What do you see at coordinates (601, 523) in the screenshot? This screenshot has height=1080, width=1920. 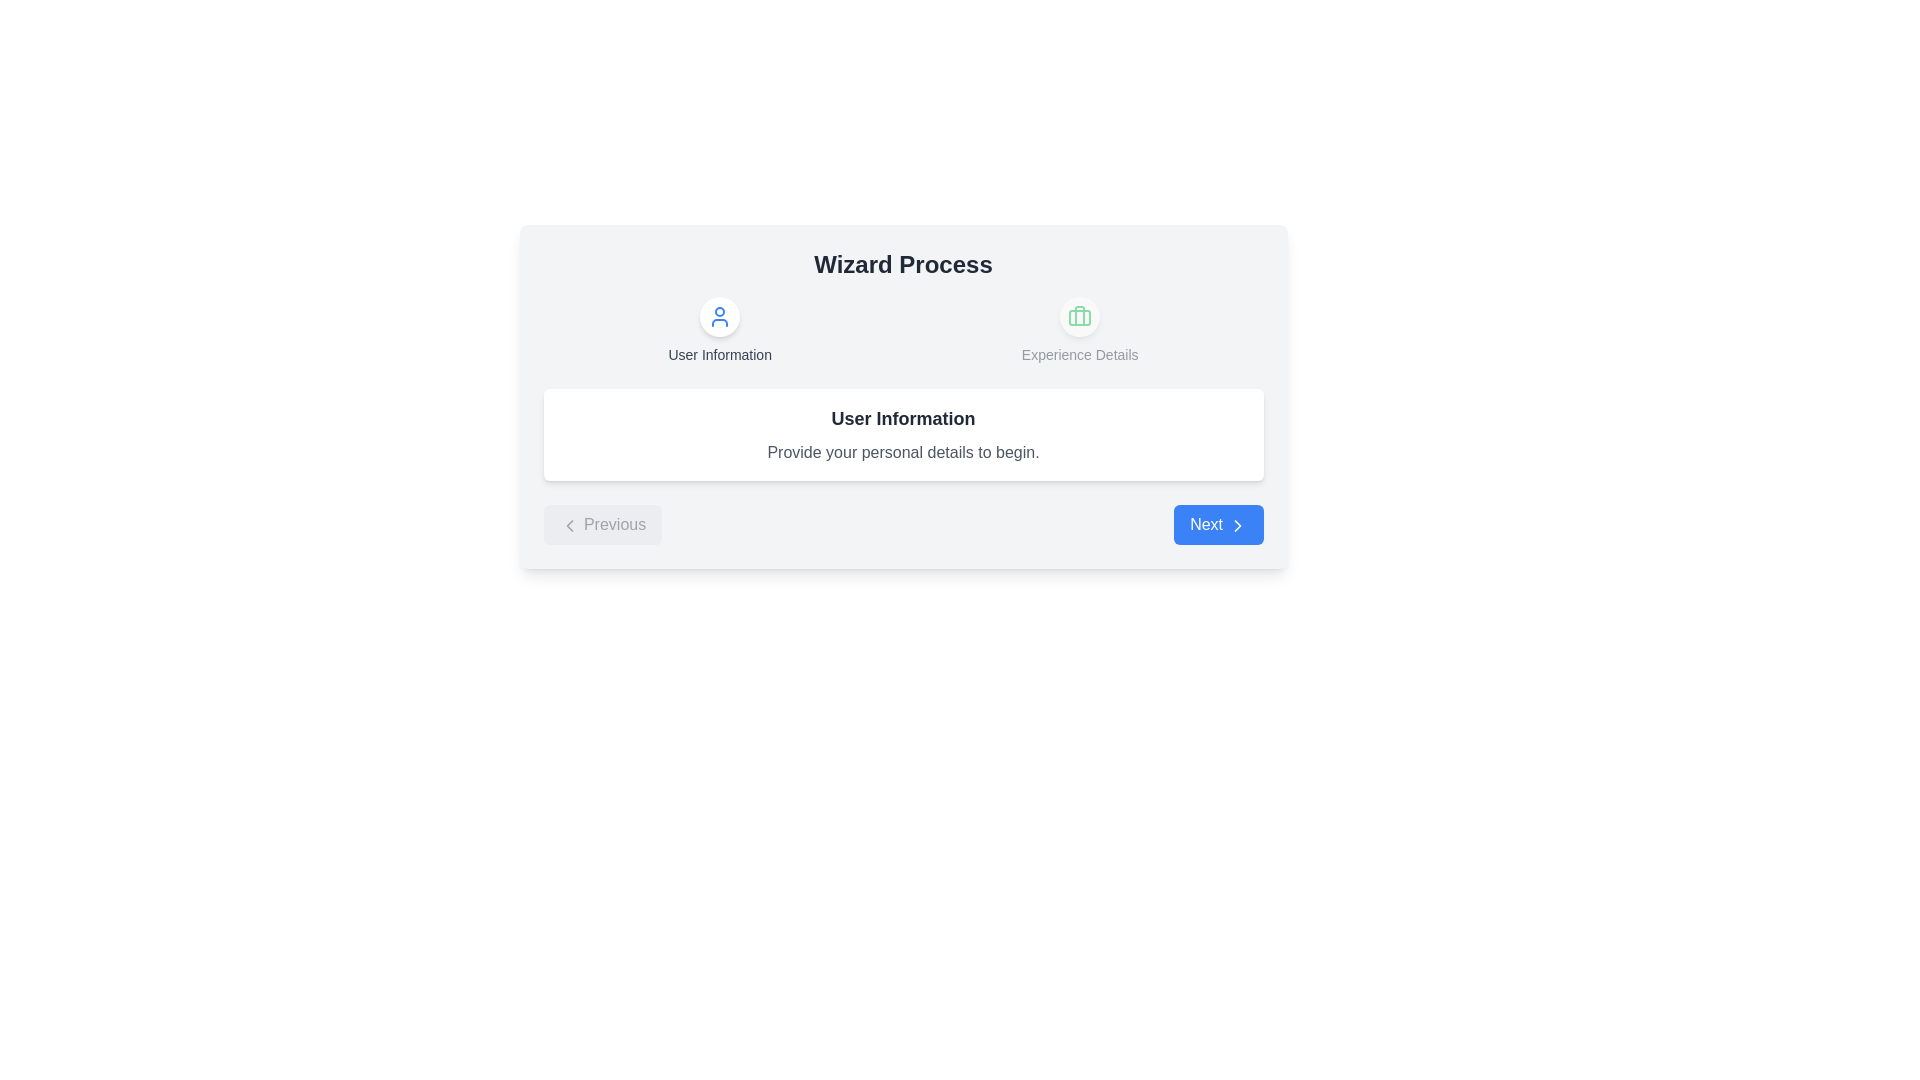 I see `the 'Previous' button with a left arrow icon` at bounding box center [601, 523].